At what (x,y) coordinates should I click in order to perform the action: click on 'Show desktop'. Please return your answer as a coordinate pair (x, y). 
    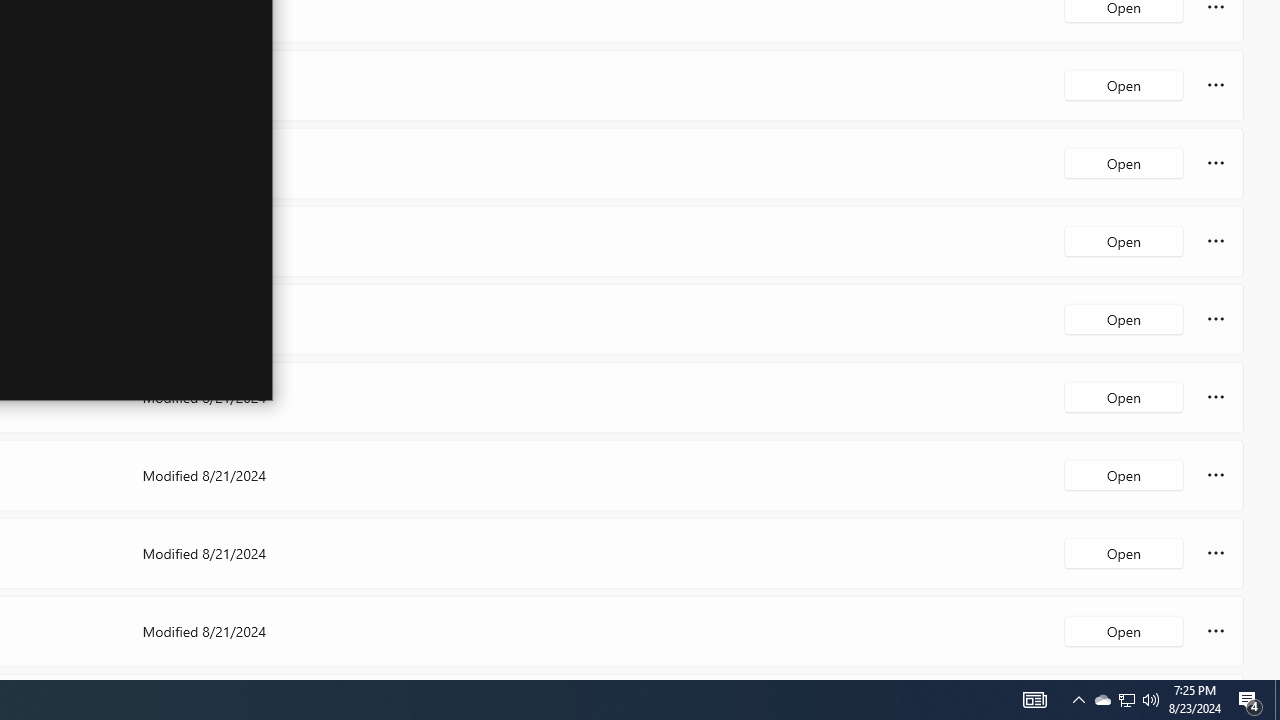
    Looking at the image, I should click on (1250, 698).